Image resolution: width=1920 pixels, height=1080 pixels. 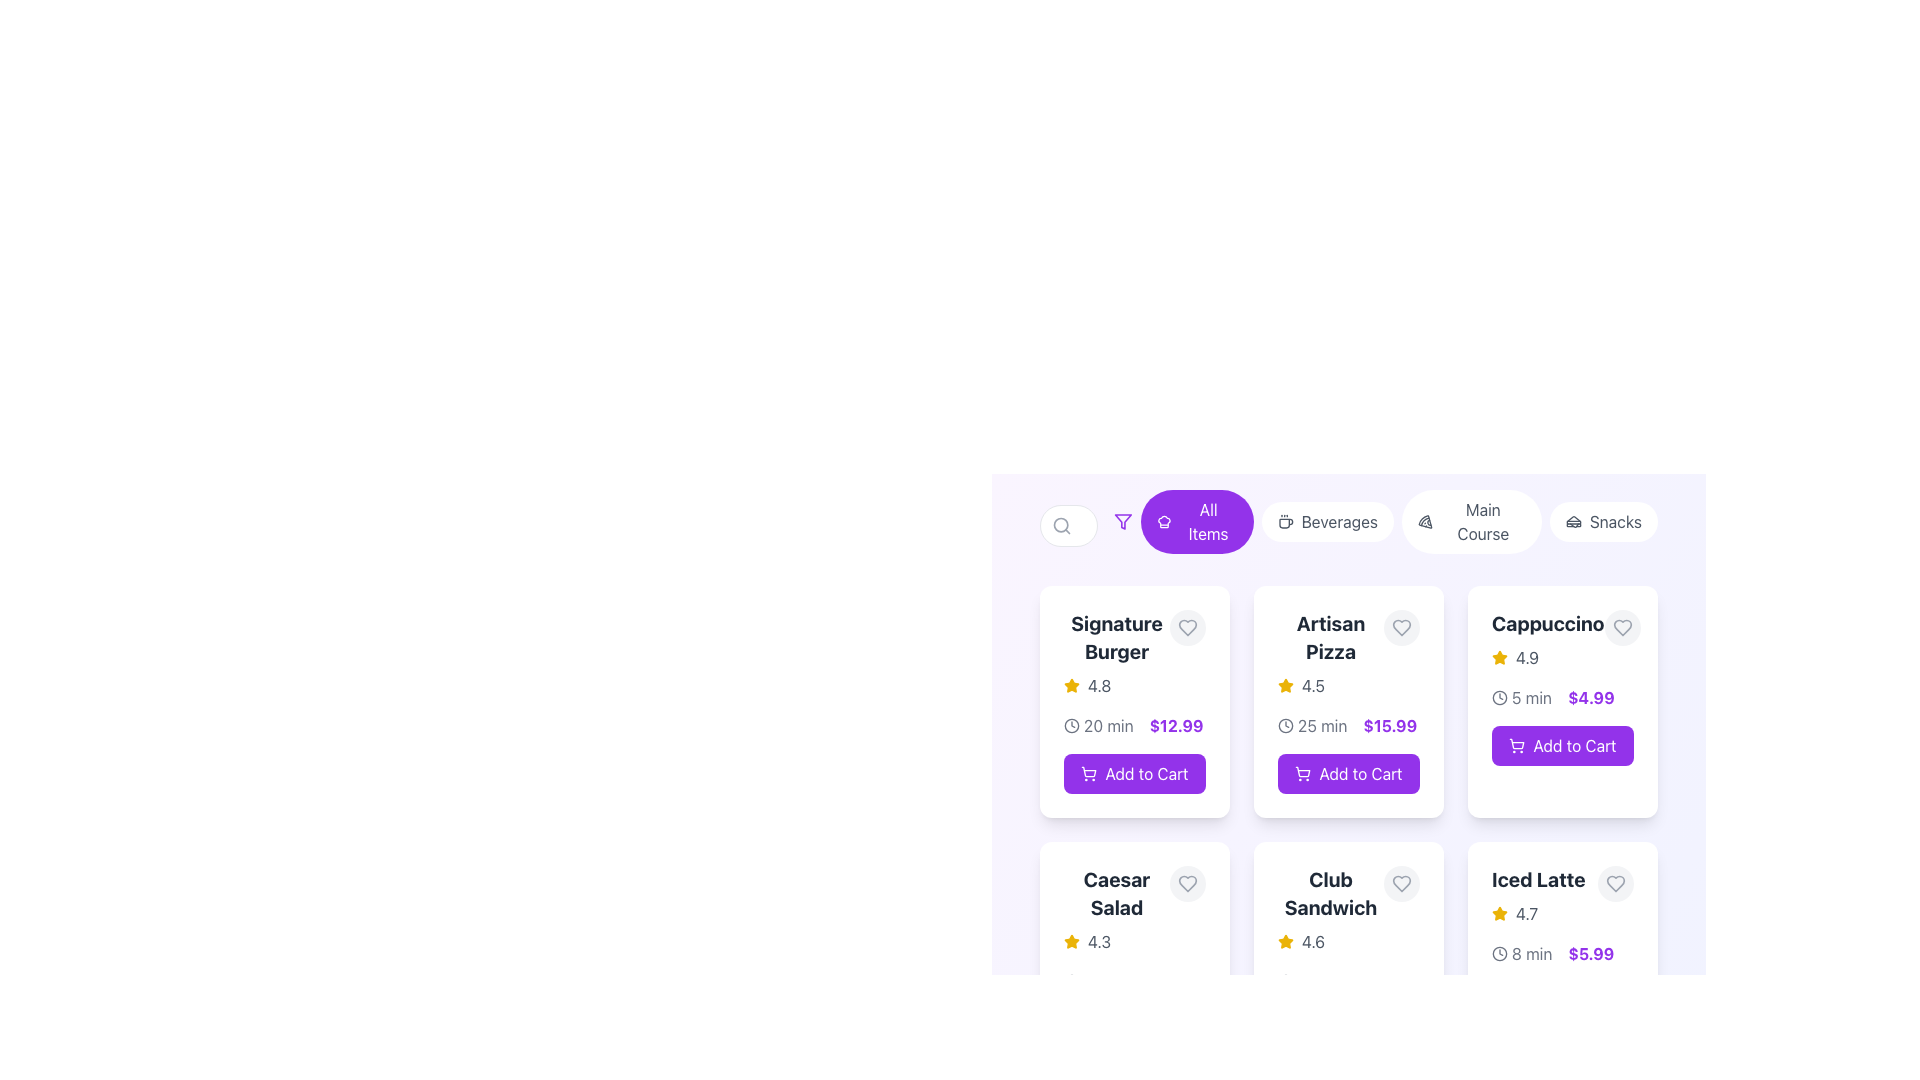 I want to click on the star rating icon located in the second row, first column of the grid, which is styled as an SVG element, so click(x=1070, y=684).